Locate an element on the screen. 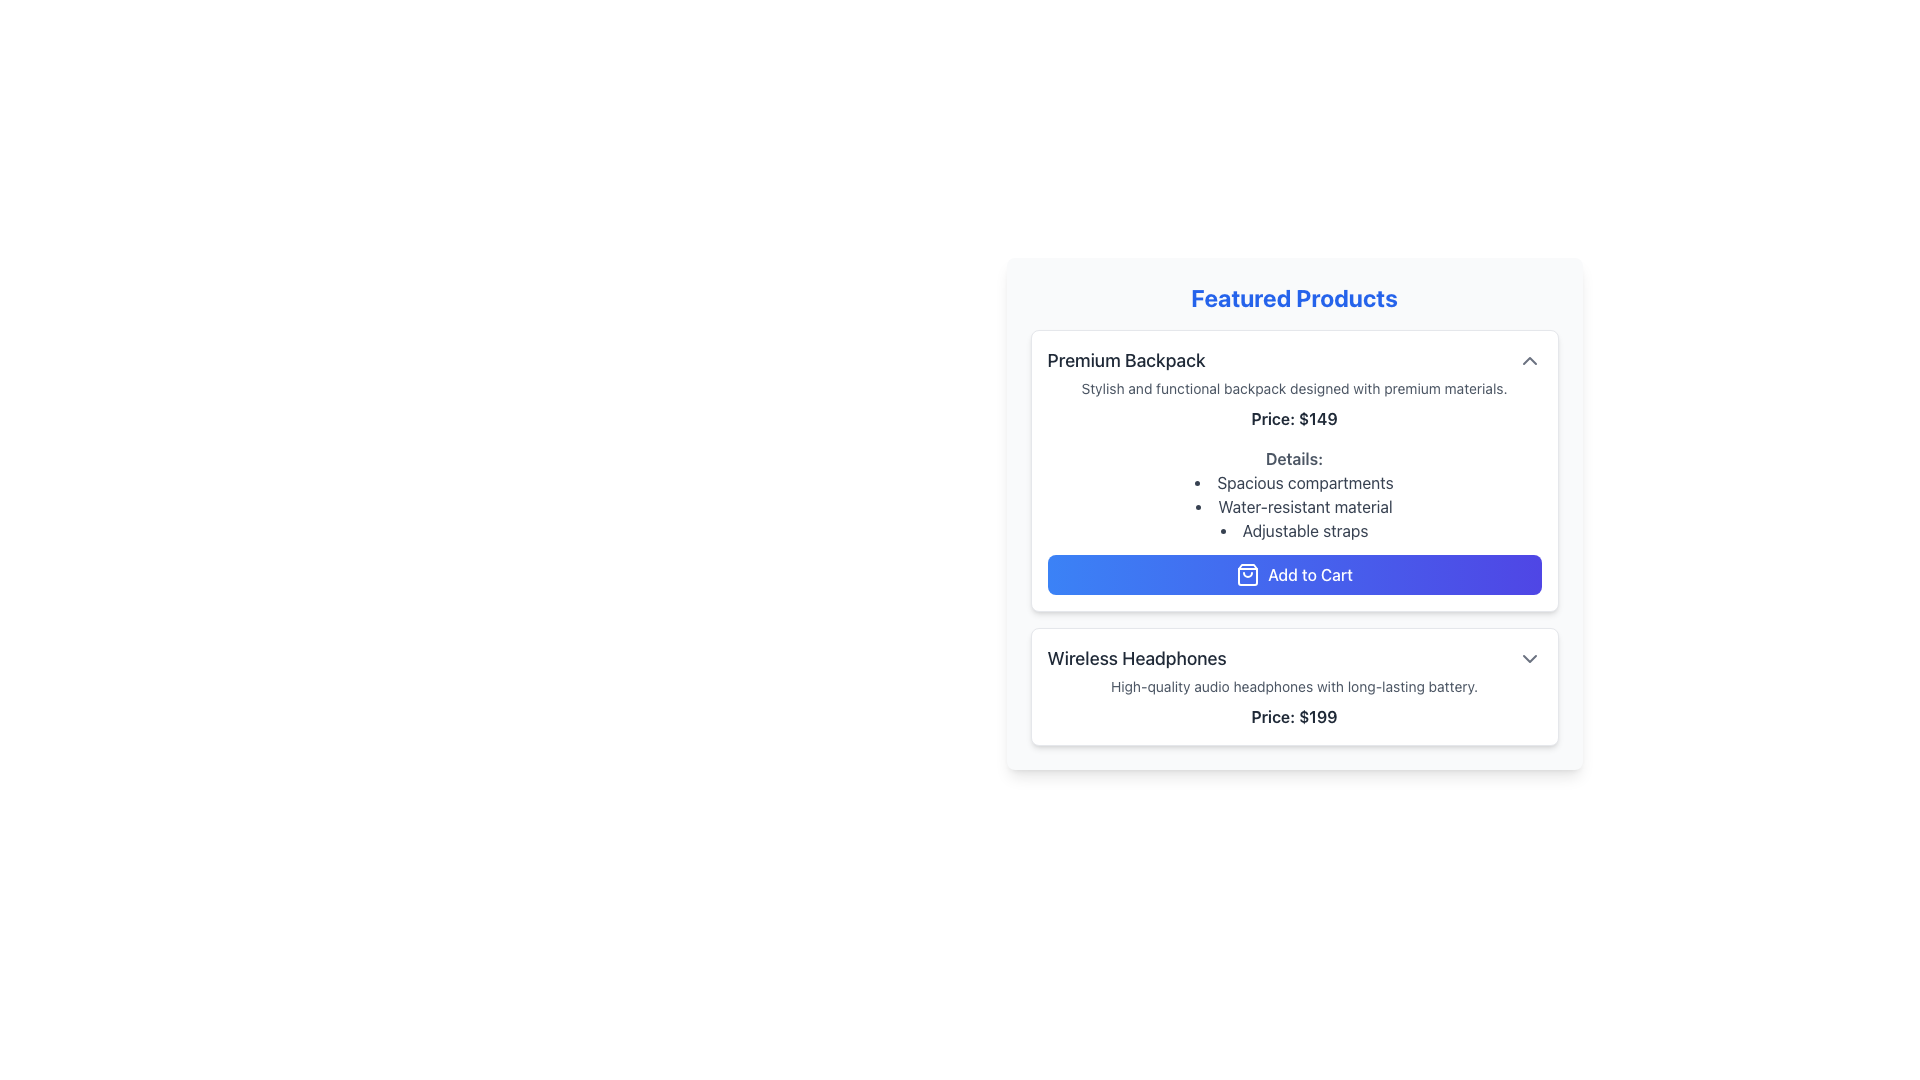  the price label that displays 'Price: $199' at the bottom of the product card for 'Wireless Headphones' is located at coordinates (1294, 716).